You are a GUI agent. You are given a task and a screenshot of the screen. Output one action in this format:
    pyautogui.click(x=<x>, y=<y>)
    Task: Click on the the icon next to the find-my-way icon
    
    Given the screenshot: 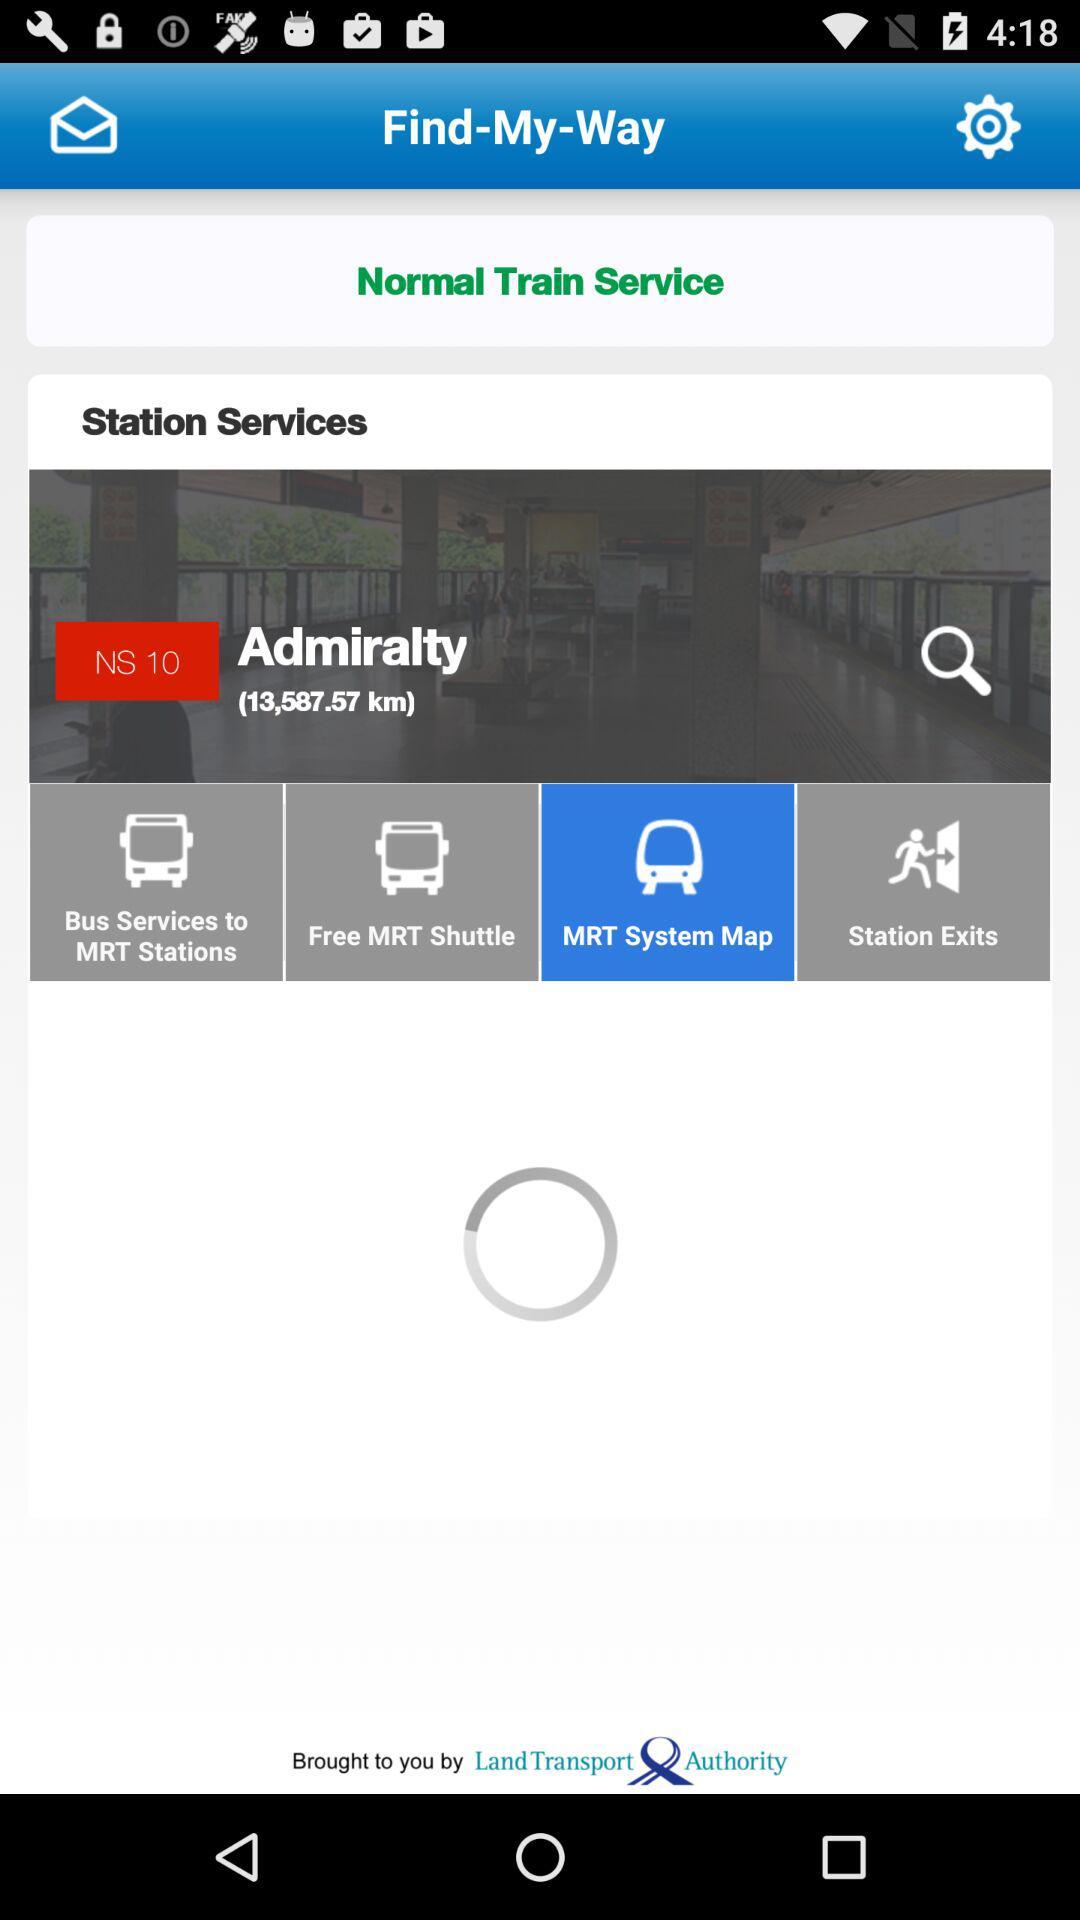 What is the action you would take?
    pyautogui.click(x=82, y=124)
    